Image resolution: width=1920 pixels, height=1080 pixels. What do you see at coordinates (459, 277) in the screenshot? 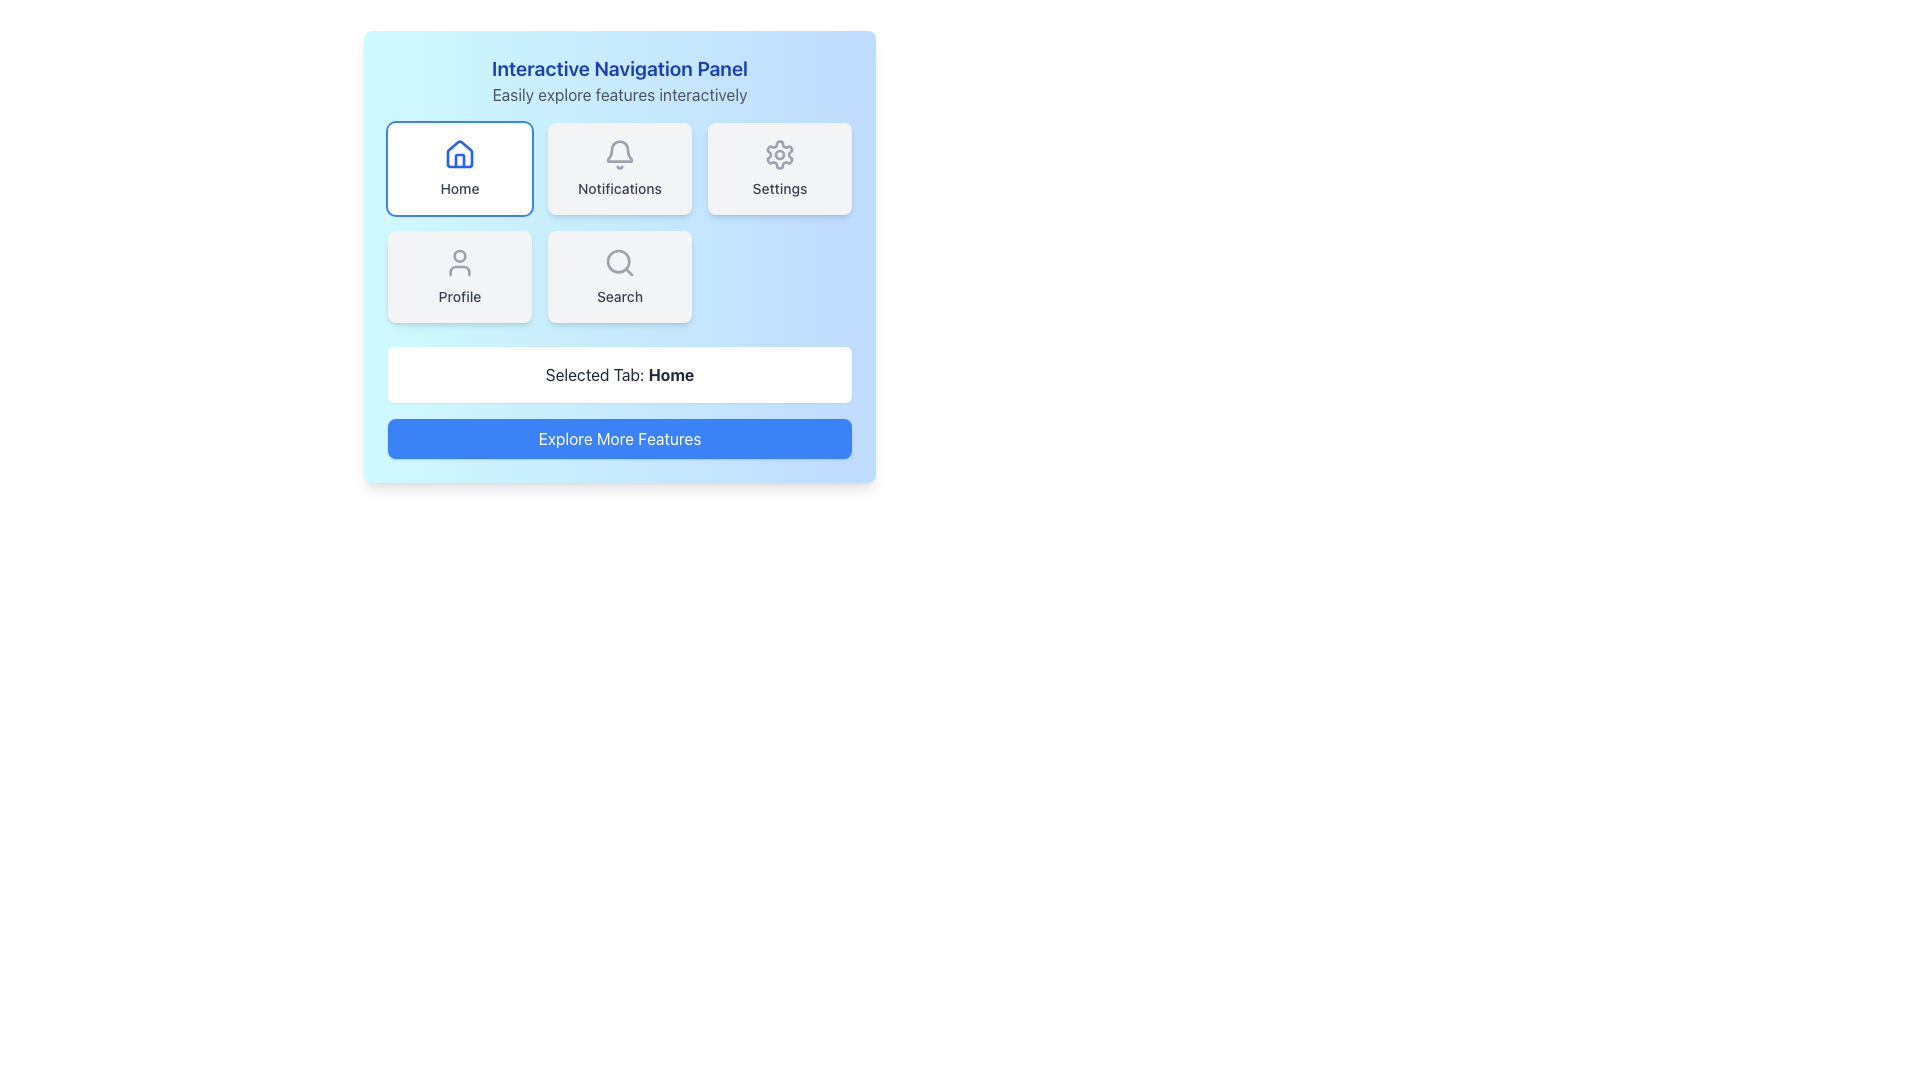
I see `the fourth button in the grid layout` at bounding box center [459, 277].